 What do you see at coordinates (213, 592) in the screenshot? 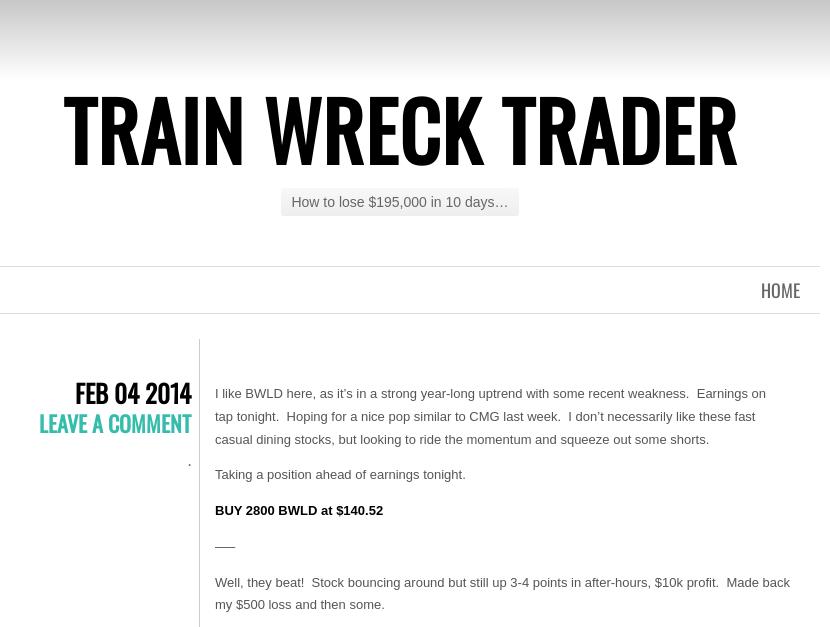
I see `'Well, they beat!  Stock bouncing around but still up 3-4 points in after-hours, $10k profit.  Made back my $500 loss and then some.'` at bounding box center [213, 592].